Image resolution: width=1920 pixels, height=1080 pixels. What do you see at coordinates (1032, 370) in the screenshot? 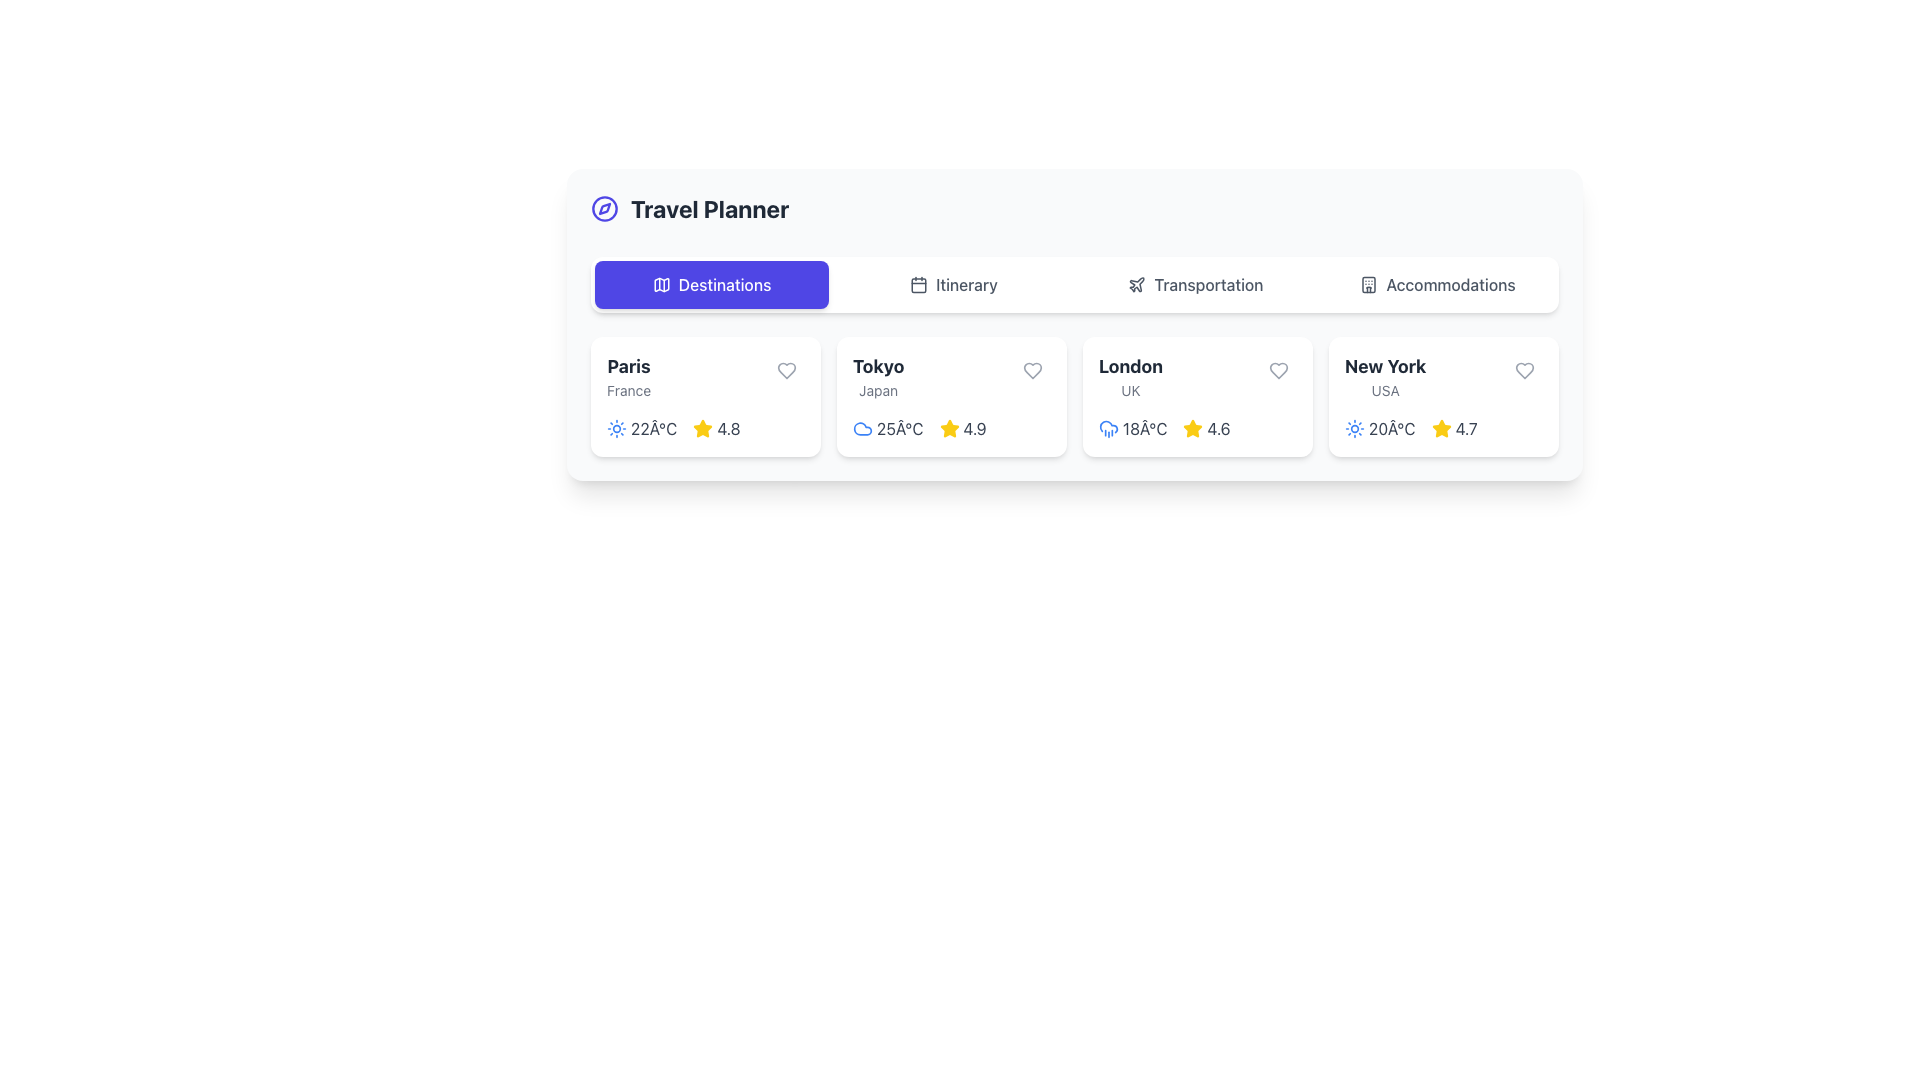
I see `the heart icon located in the top-right corner of the 'Tokyo, Japan' card` at bounding box center [1032, 370].